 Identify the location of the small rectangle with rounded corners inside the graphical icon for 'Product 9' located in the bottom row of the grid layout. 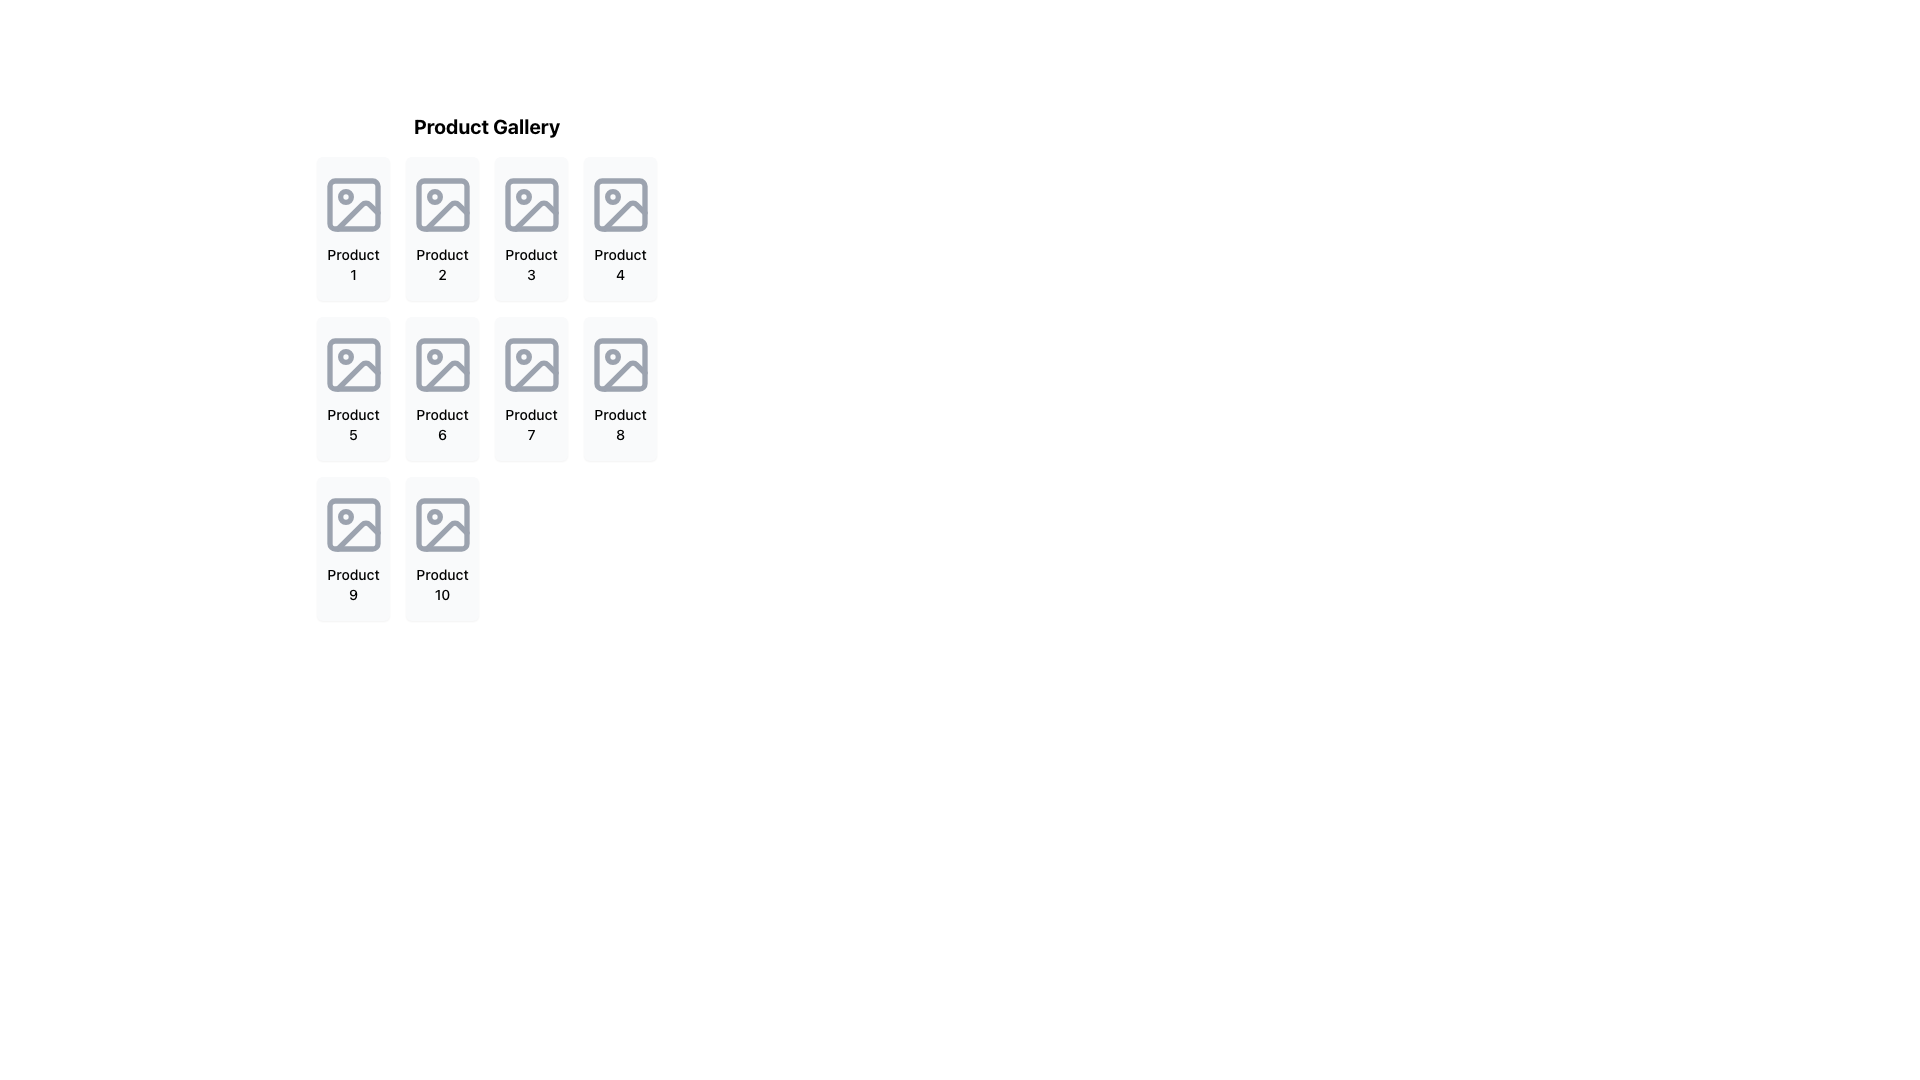
(353, 523).